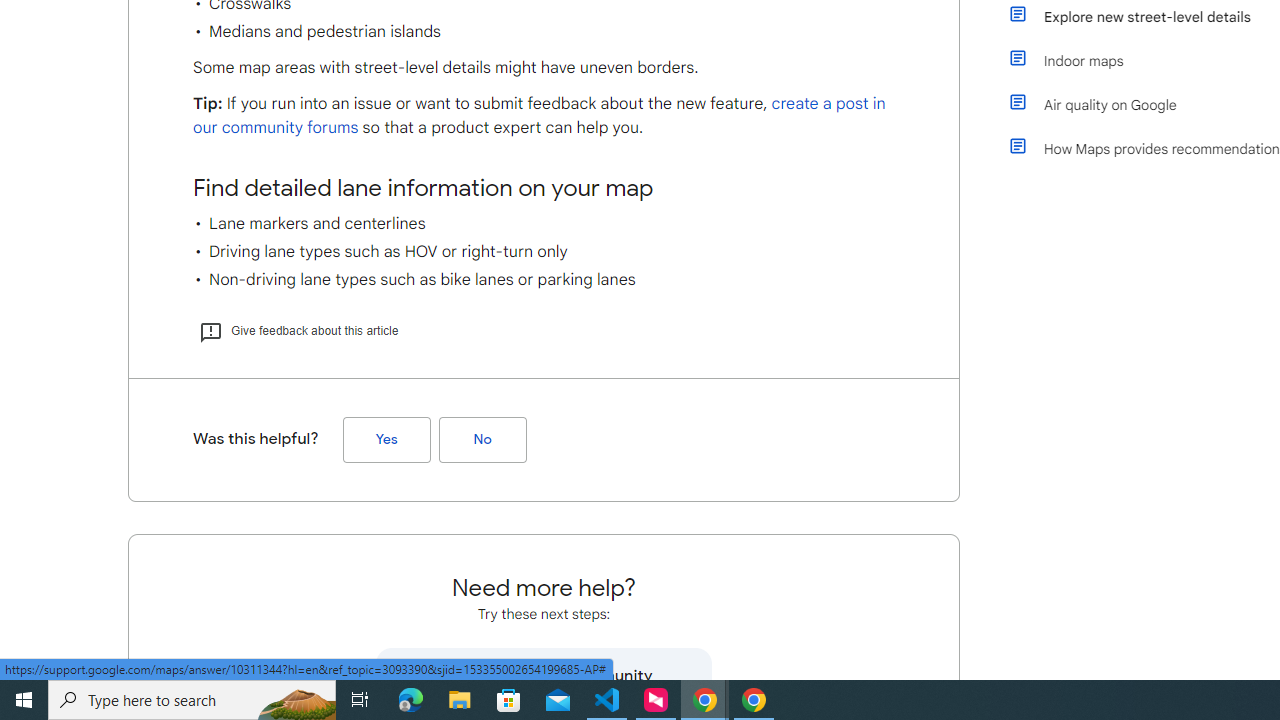 The width and height of the screenshot is (1280, 720). Describe the element at coordinates (482, 438) in the screenshot. I see `'No (Was this helpful?)'` at that location.